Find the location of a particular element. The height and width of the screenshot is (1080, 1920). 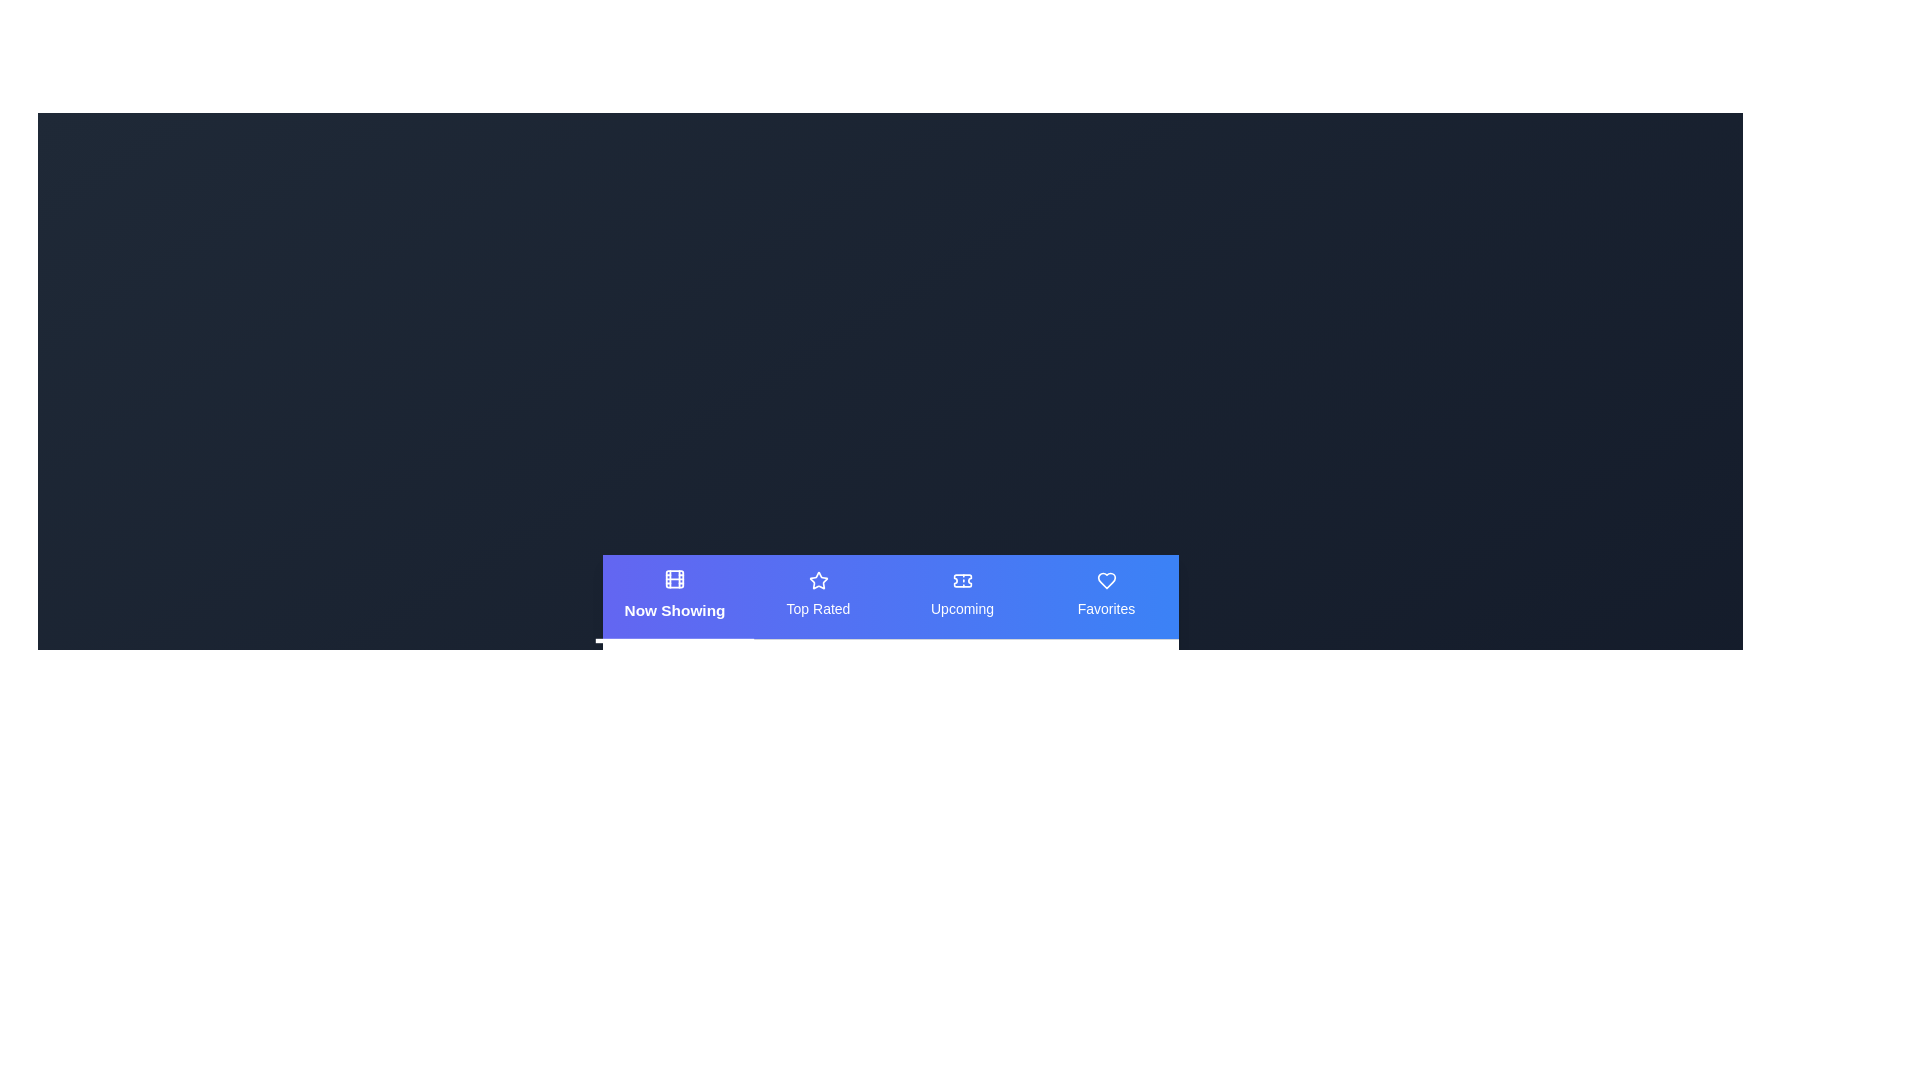

the appearance of the heart-shaped outline icon filled with blue hue located in the 'Favorites' section of the bottom navigation bar, adjacent to the 'Upcoming' section is located at coordinates (1105, 580).